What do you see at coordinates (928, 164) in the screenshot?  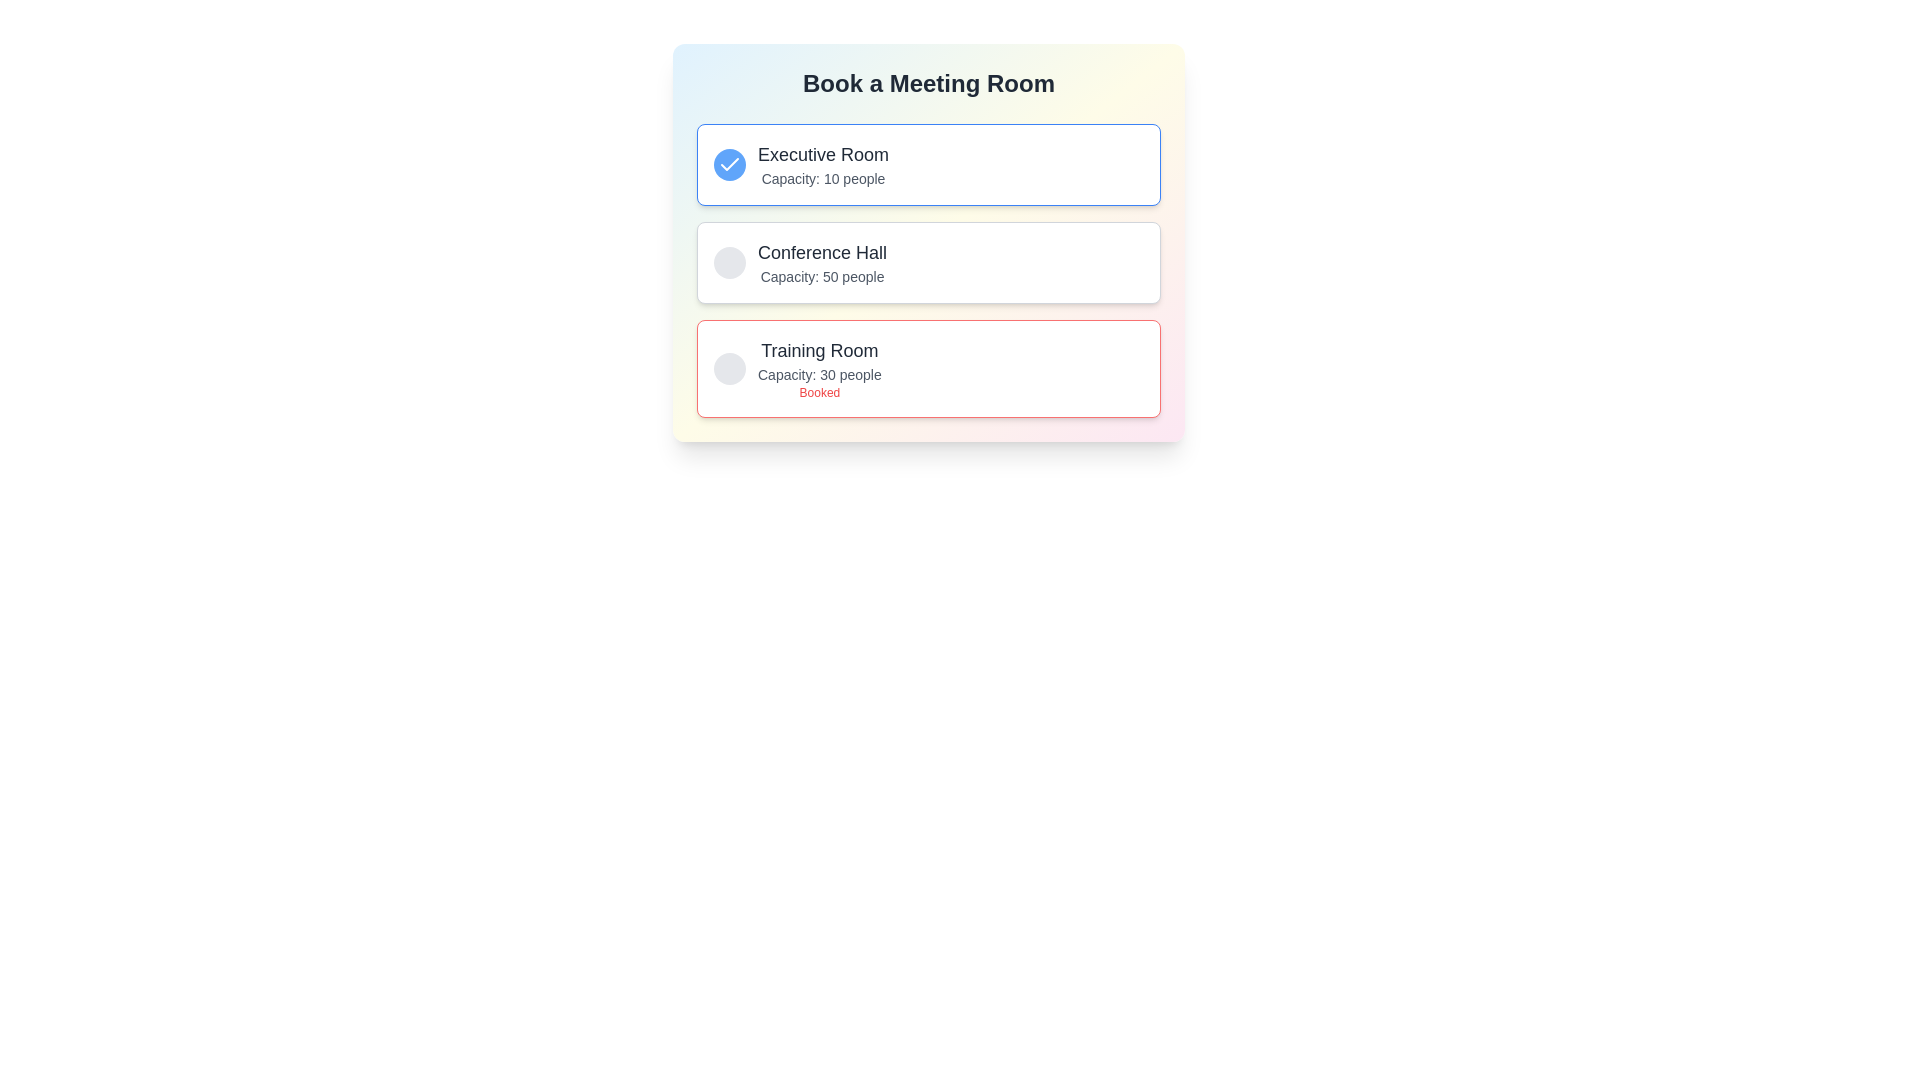 I see `the 'Executive Room' booking option card, which is the first card in a vertical list of three cards for room bookings` at bounding box center [928, 164].